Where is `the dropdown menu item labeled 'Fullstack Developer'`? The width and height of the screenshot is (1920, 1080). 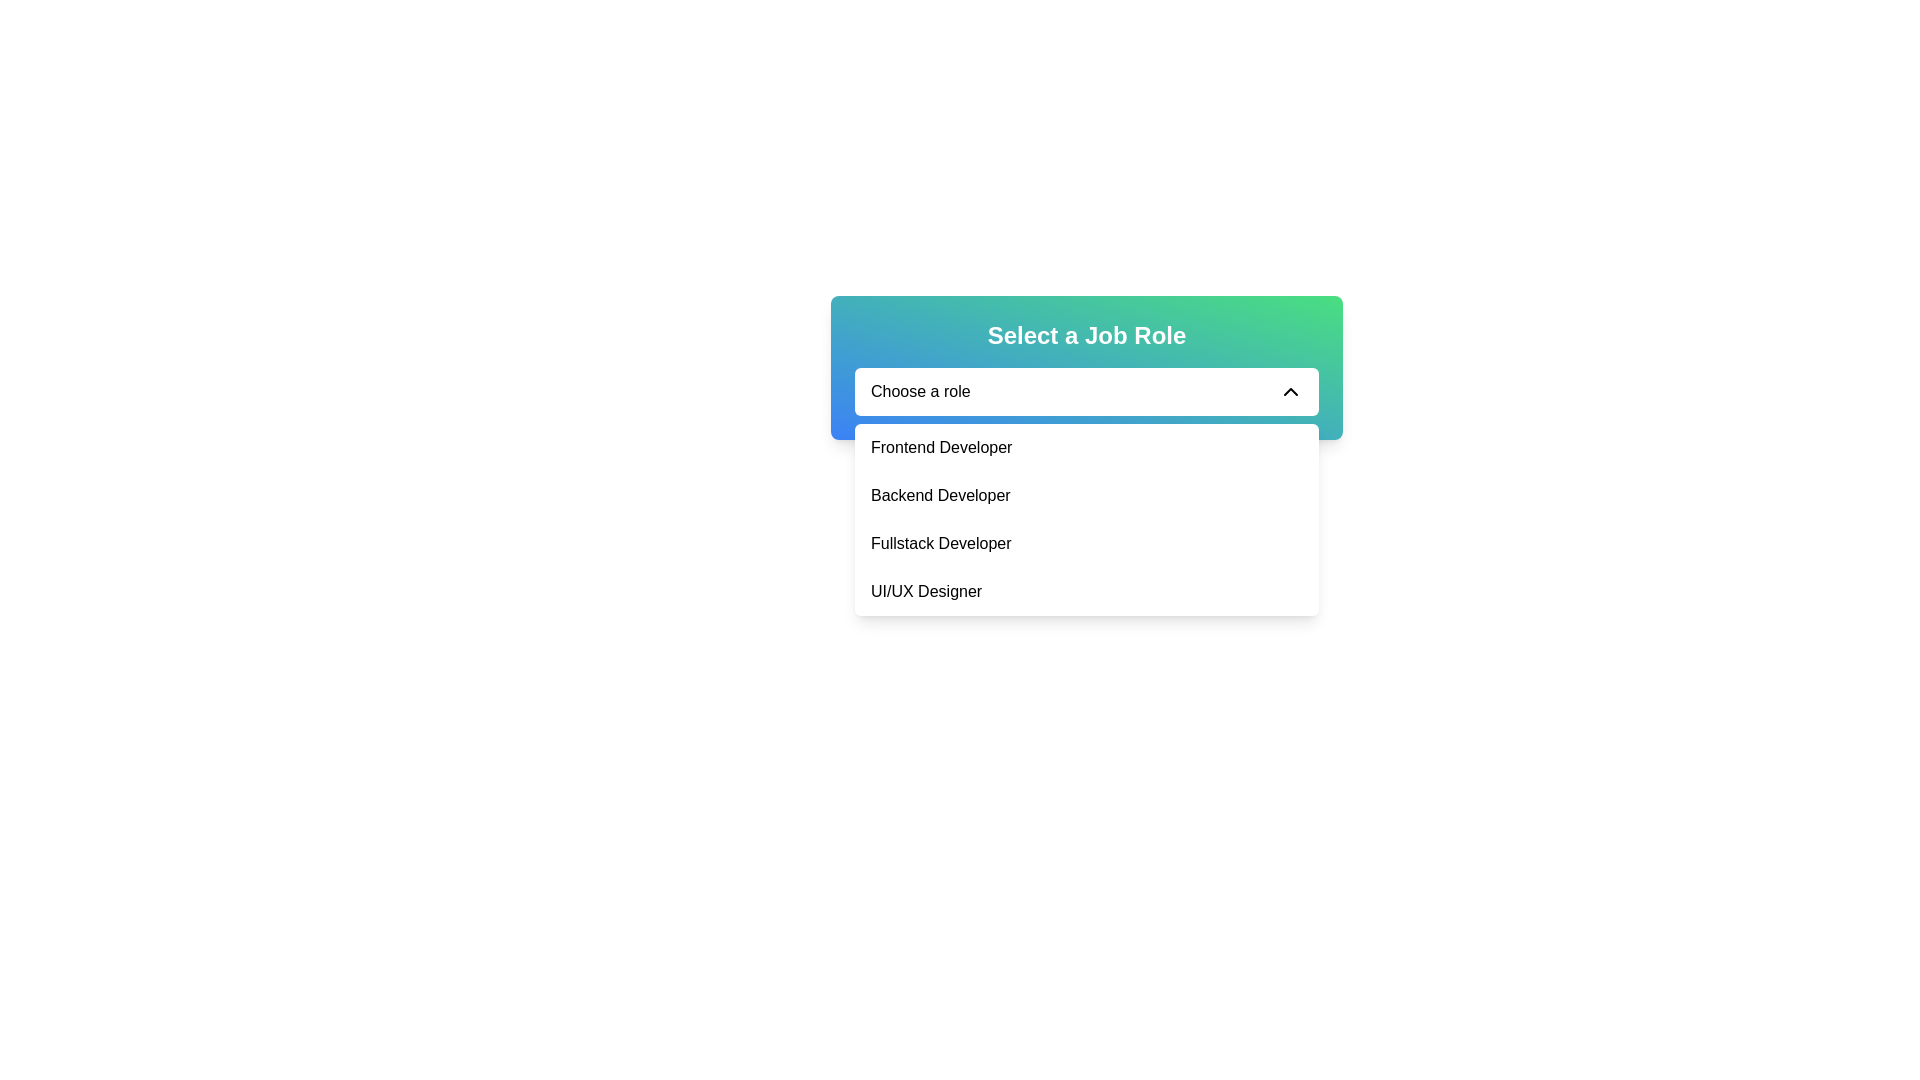 the dropdown menu item labeled 'Fullstack Developer' is located at coordinates (1085, 543).